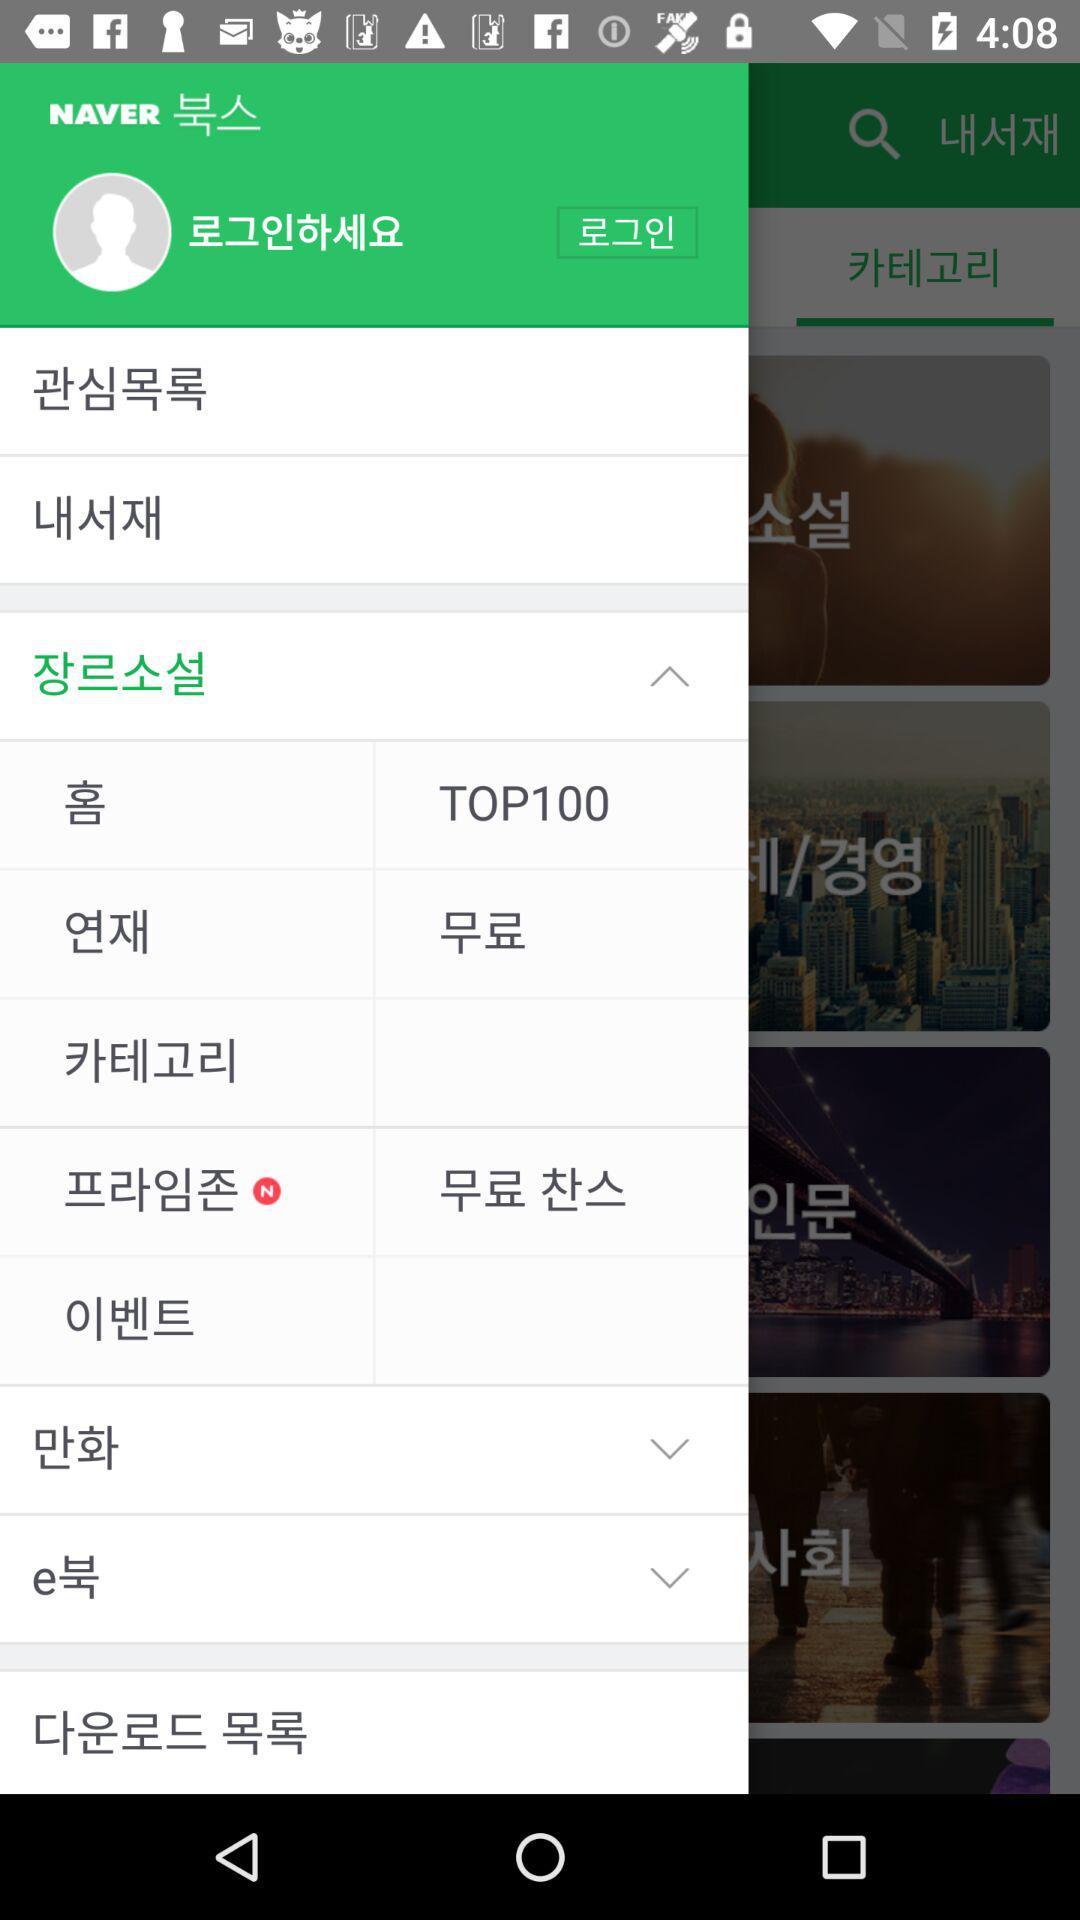  What do you see at coordinates (226, 233) in the screenshot?
I see `enter the user name with user icon  under naver` at bounding box center [226, 233].